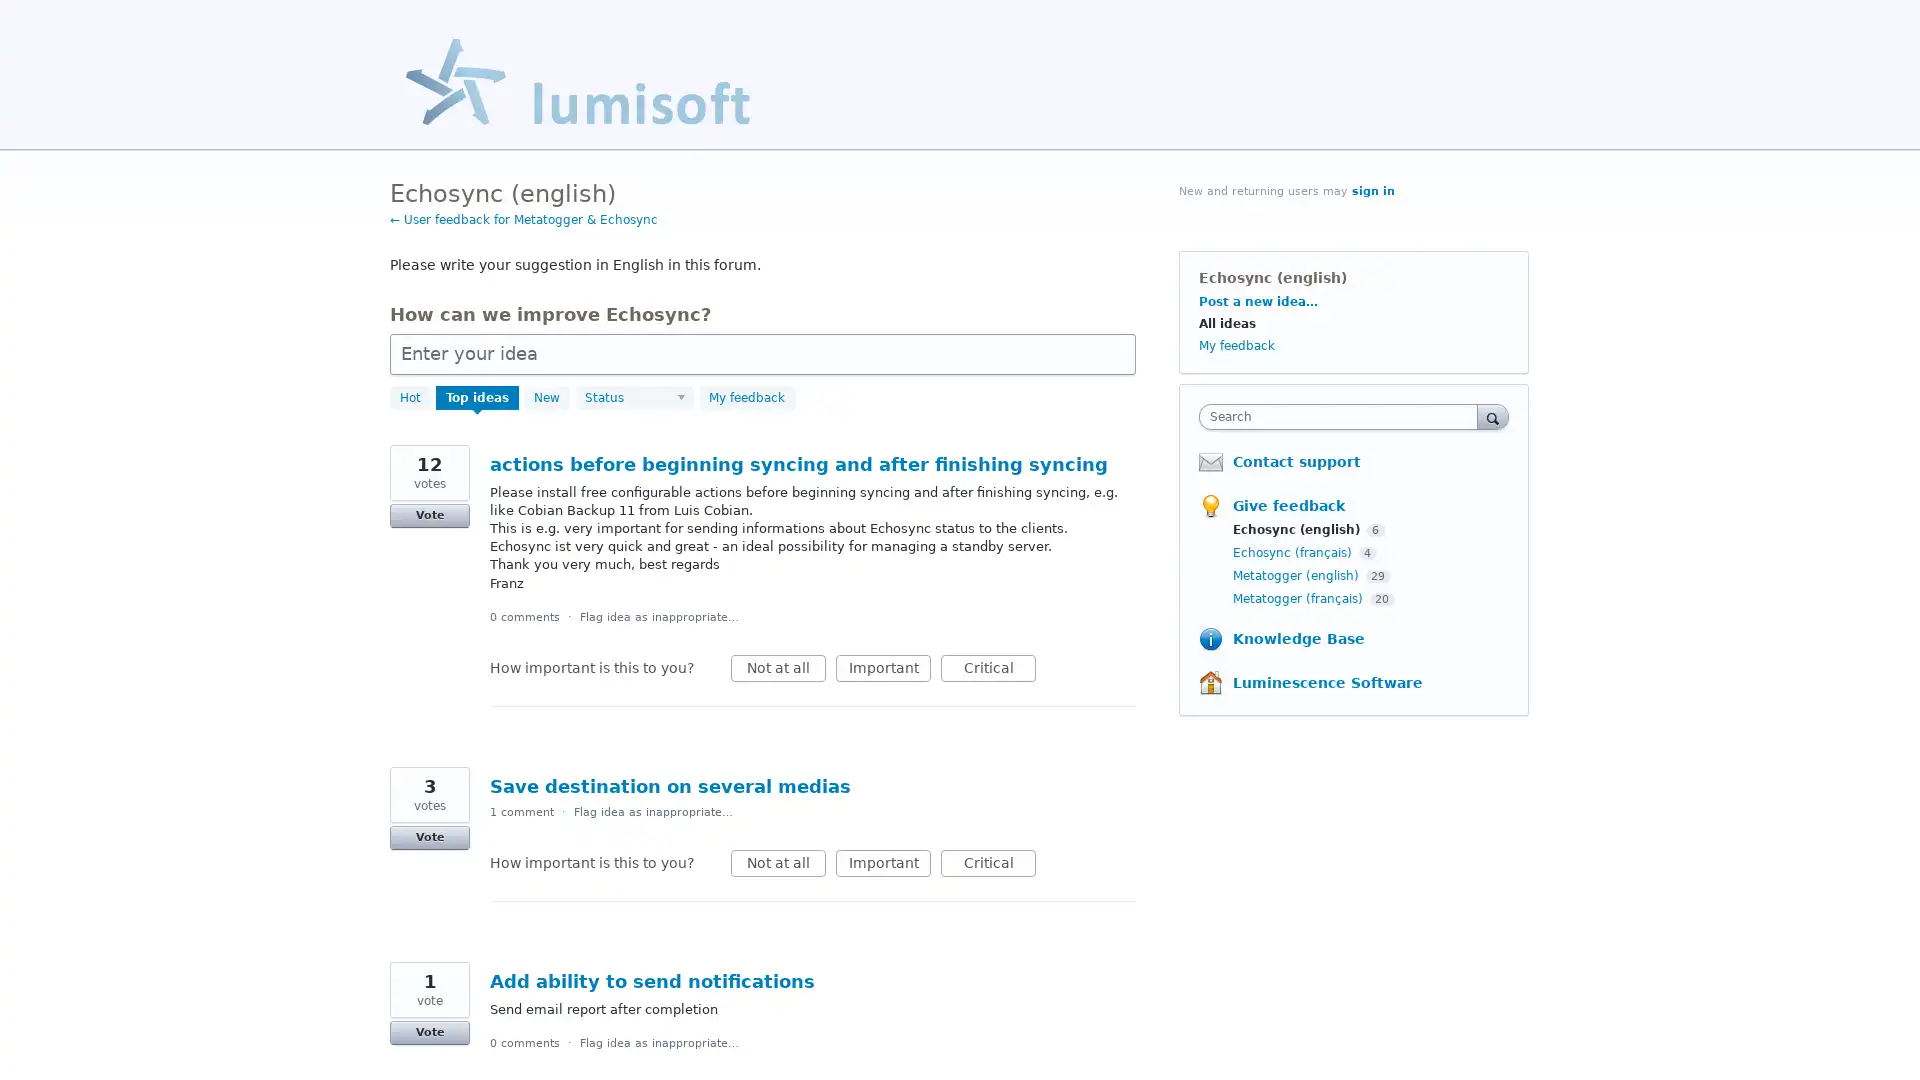 This screenshot has width=1920, height=1080. Describe the element at coordinates (429, 1032) in the screenshot. I see `Vote` at that location.